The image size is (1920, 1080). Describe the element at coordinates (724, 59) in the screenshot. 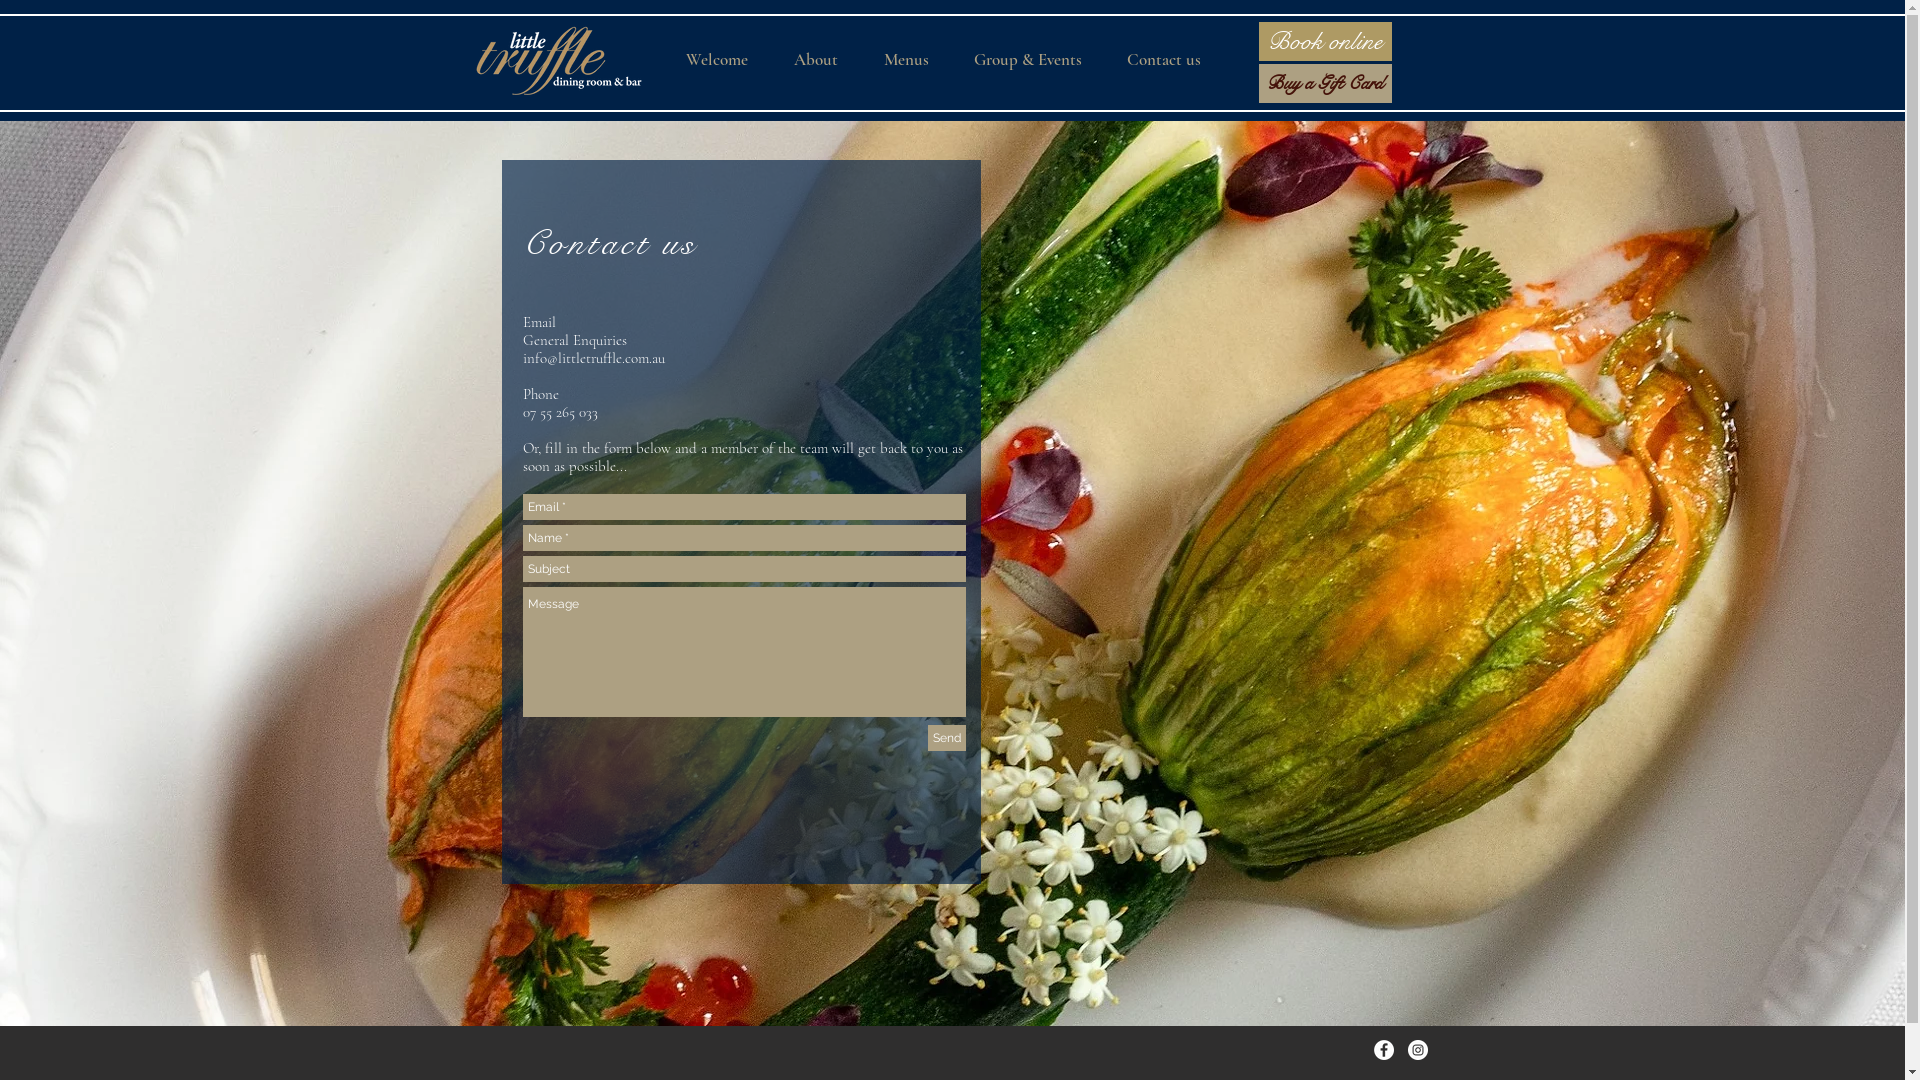

I see `'Welcome'` at that location.